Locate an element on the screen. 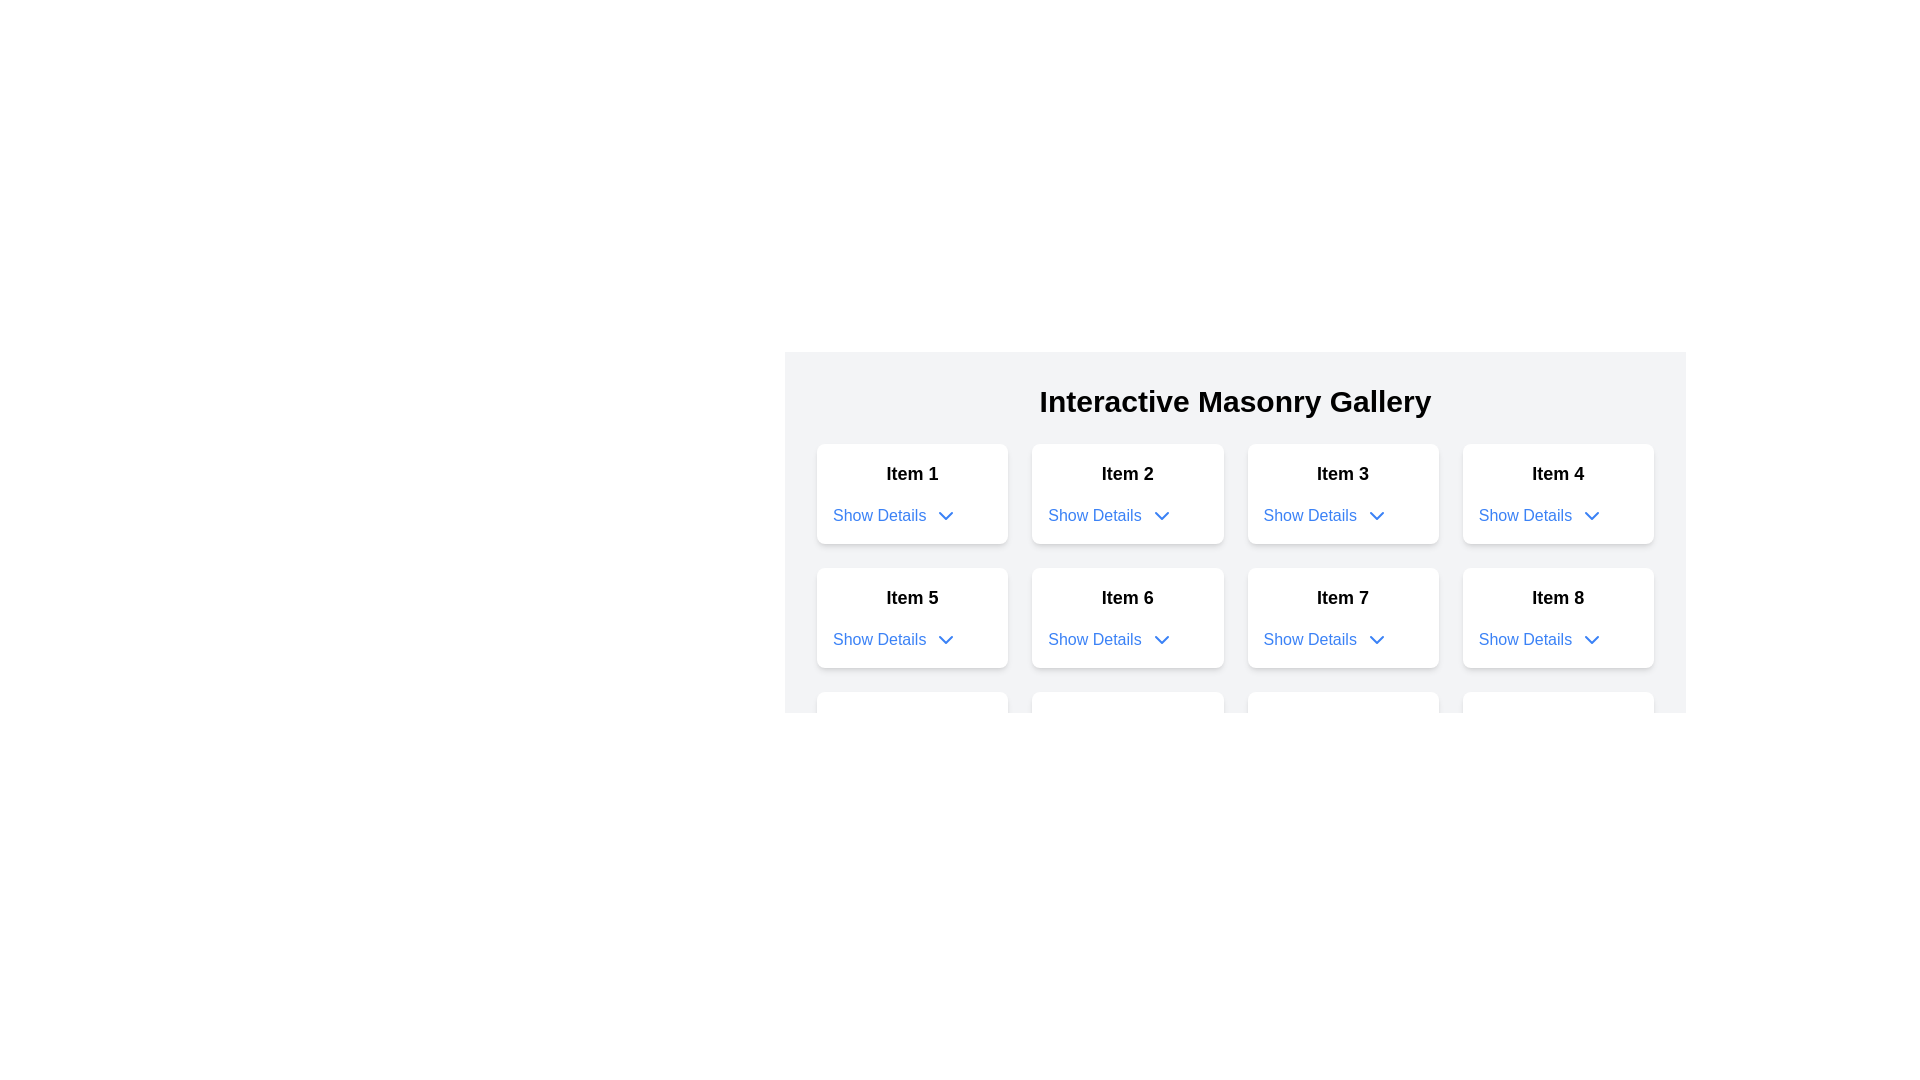 Image resolution: width=1920 pixels, height=1080 pixels. the interactive link with an icon located below the main title 'Item 5' in the 'Item 5' card is located at coordinates (894, 640).